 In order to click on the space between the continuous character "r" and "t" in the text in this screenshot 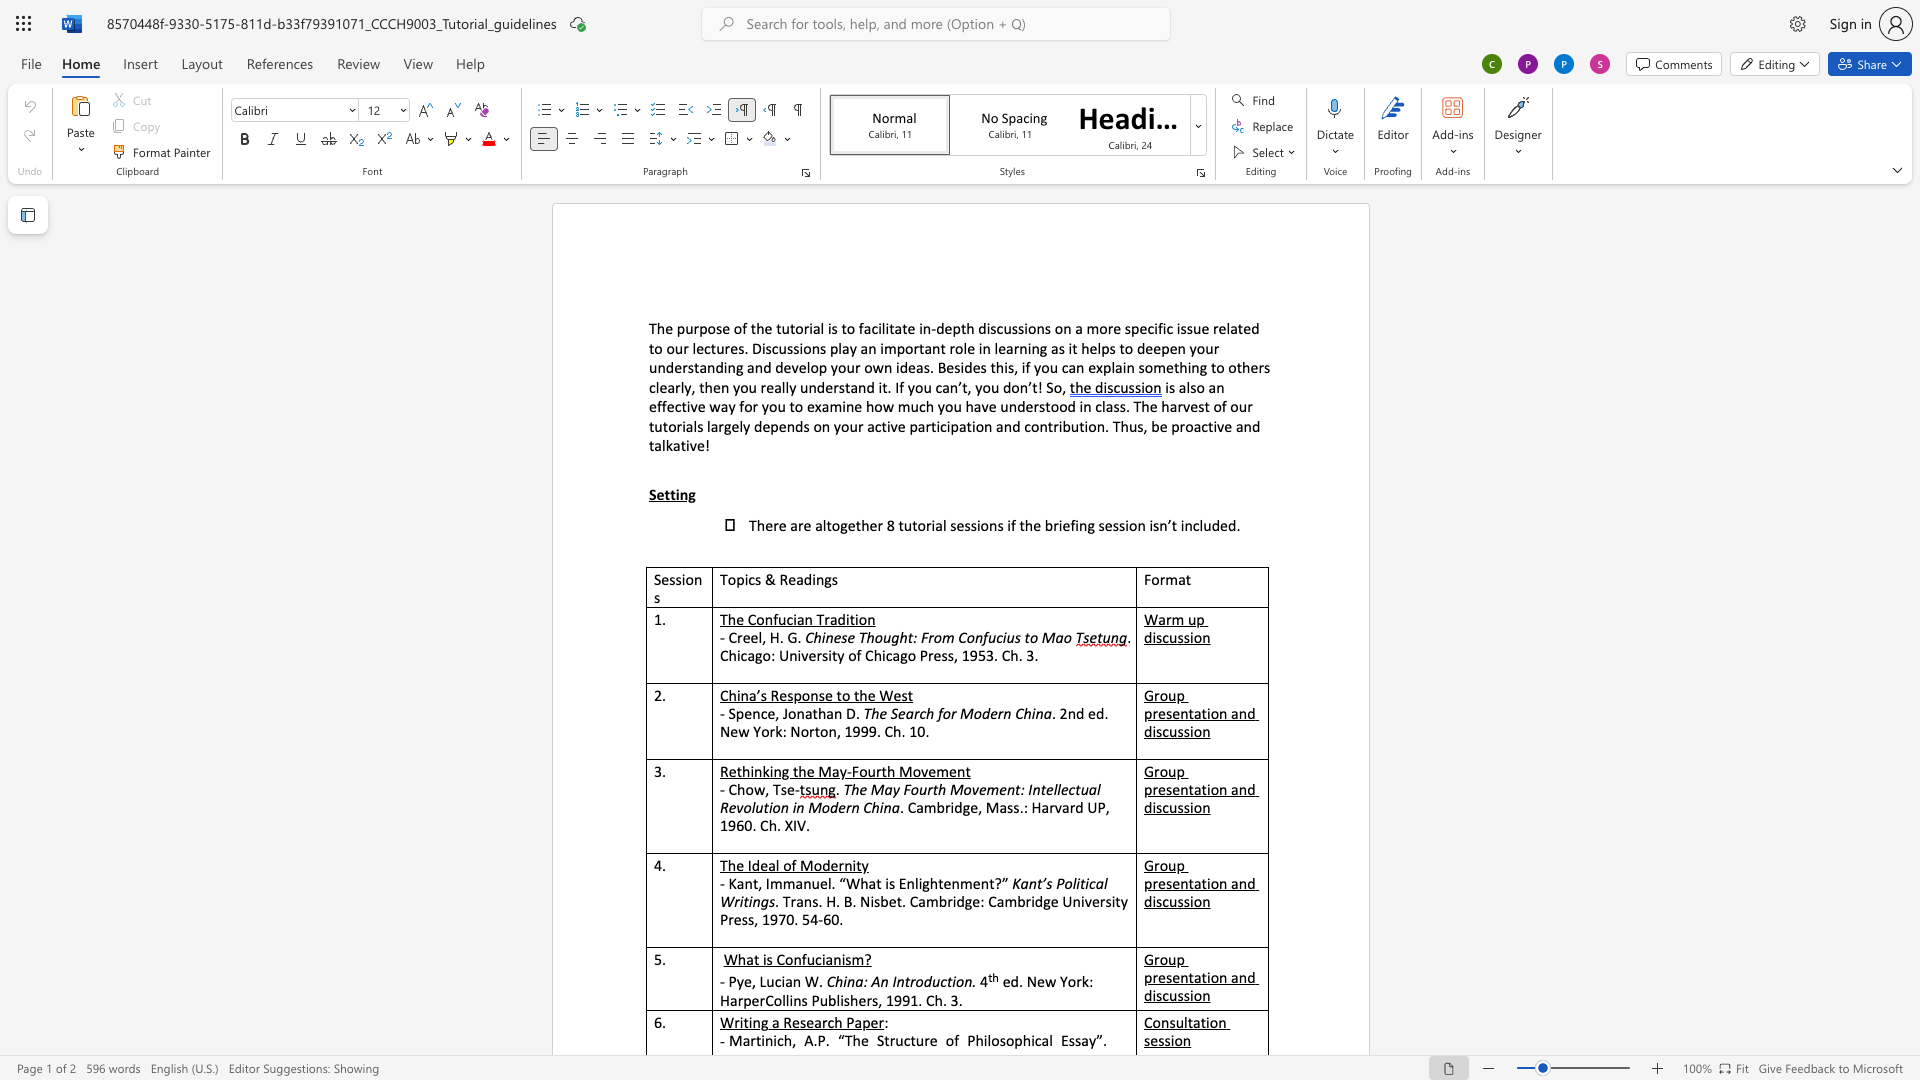, I will do `click(918, 347)`.